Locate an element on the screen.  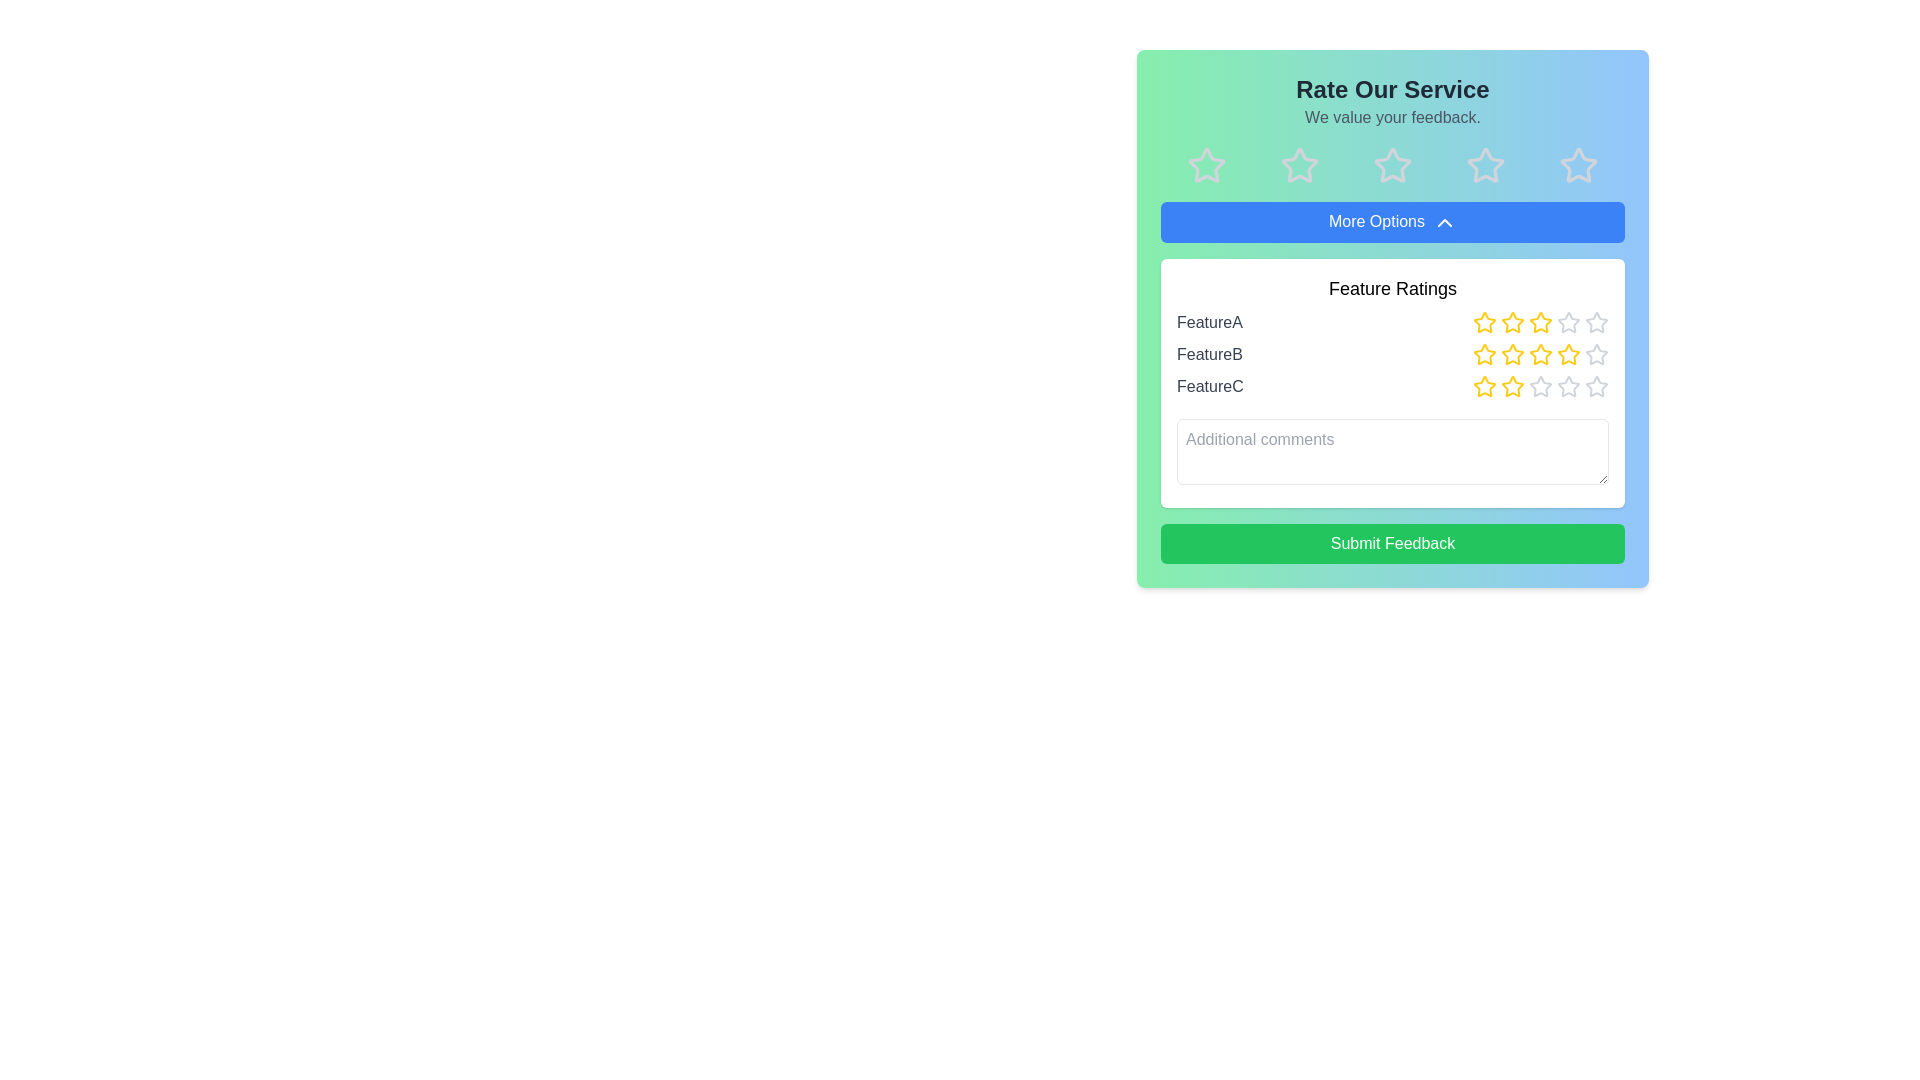
the third star in the rating system under the 'FeatureB' label is located at coordinates (1539, 353).